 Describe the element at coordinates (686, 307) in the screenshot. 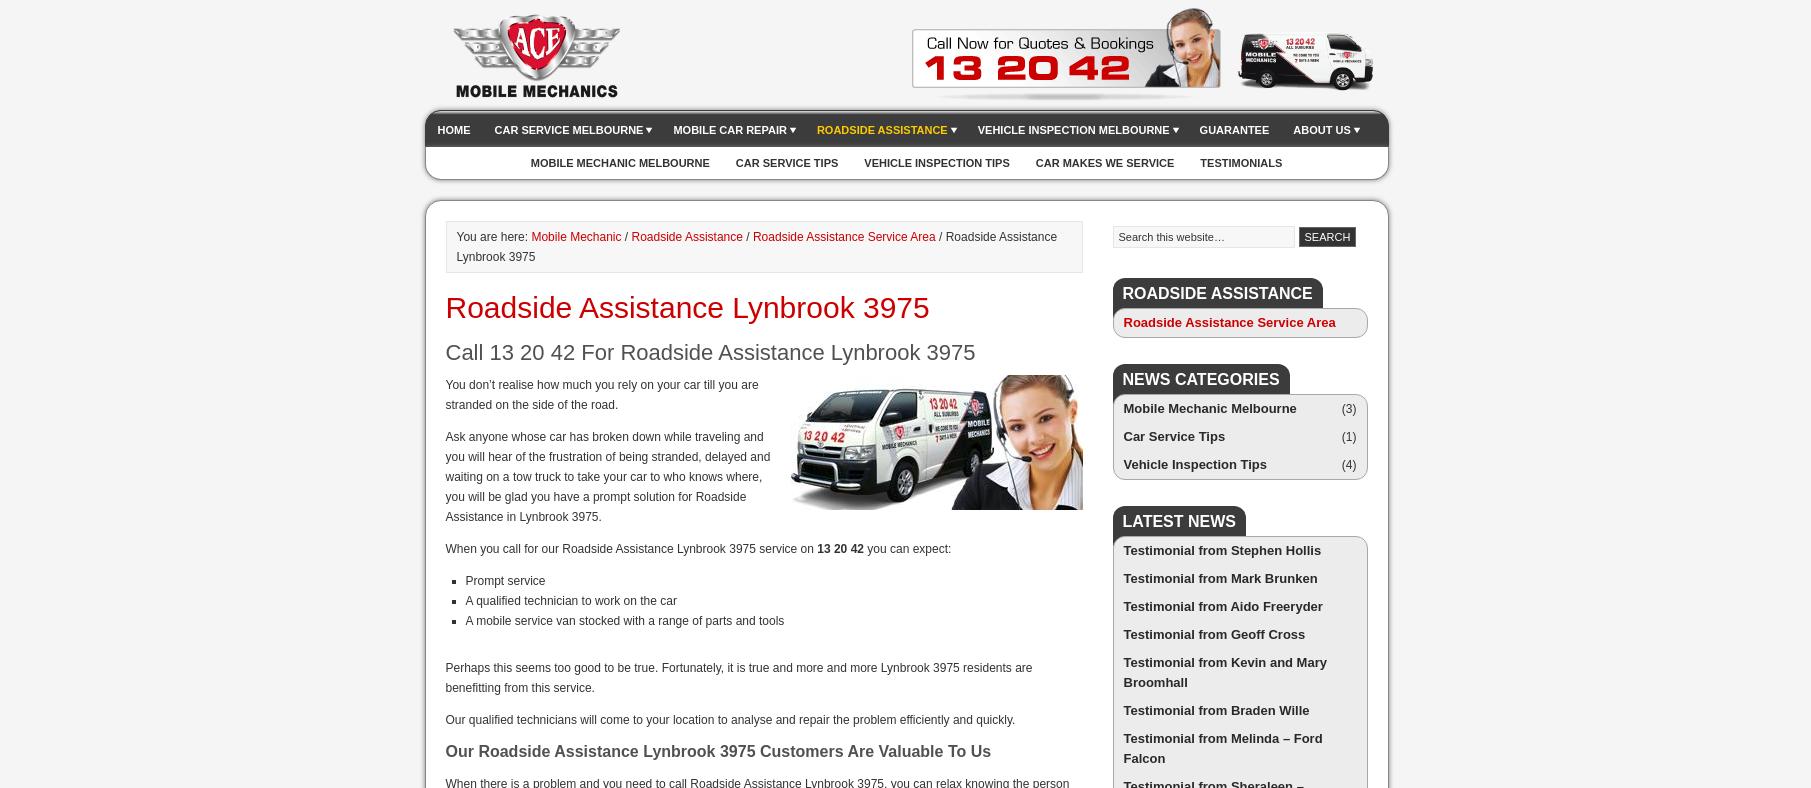

I see `'Roadside Assistance Lynbrook 3975'` at that location.